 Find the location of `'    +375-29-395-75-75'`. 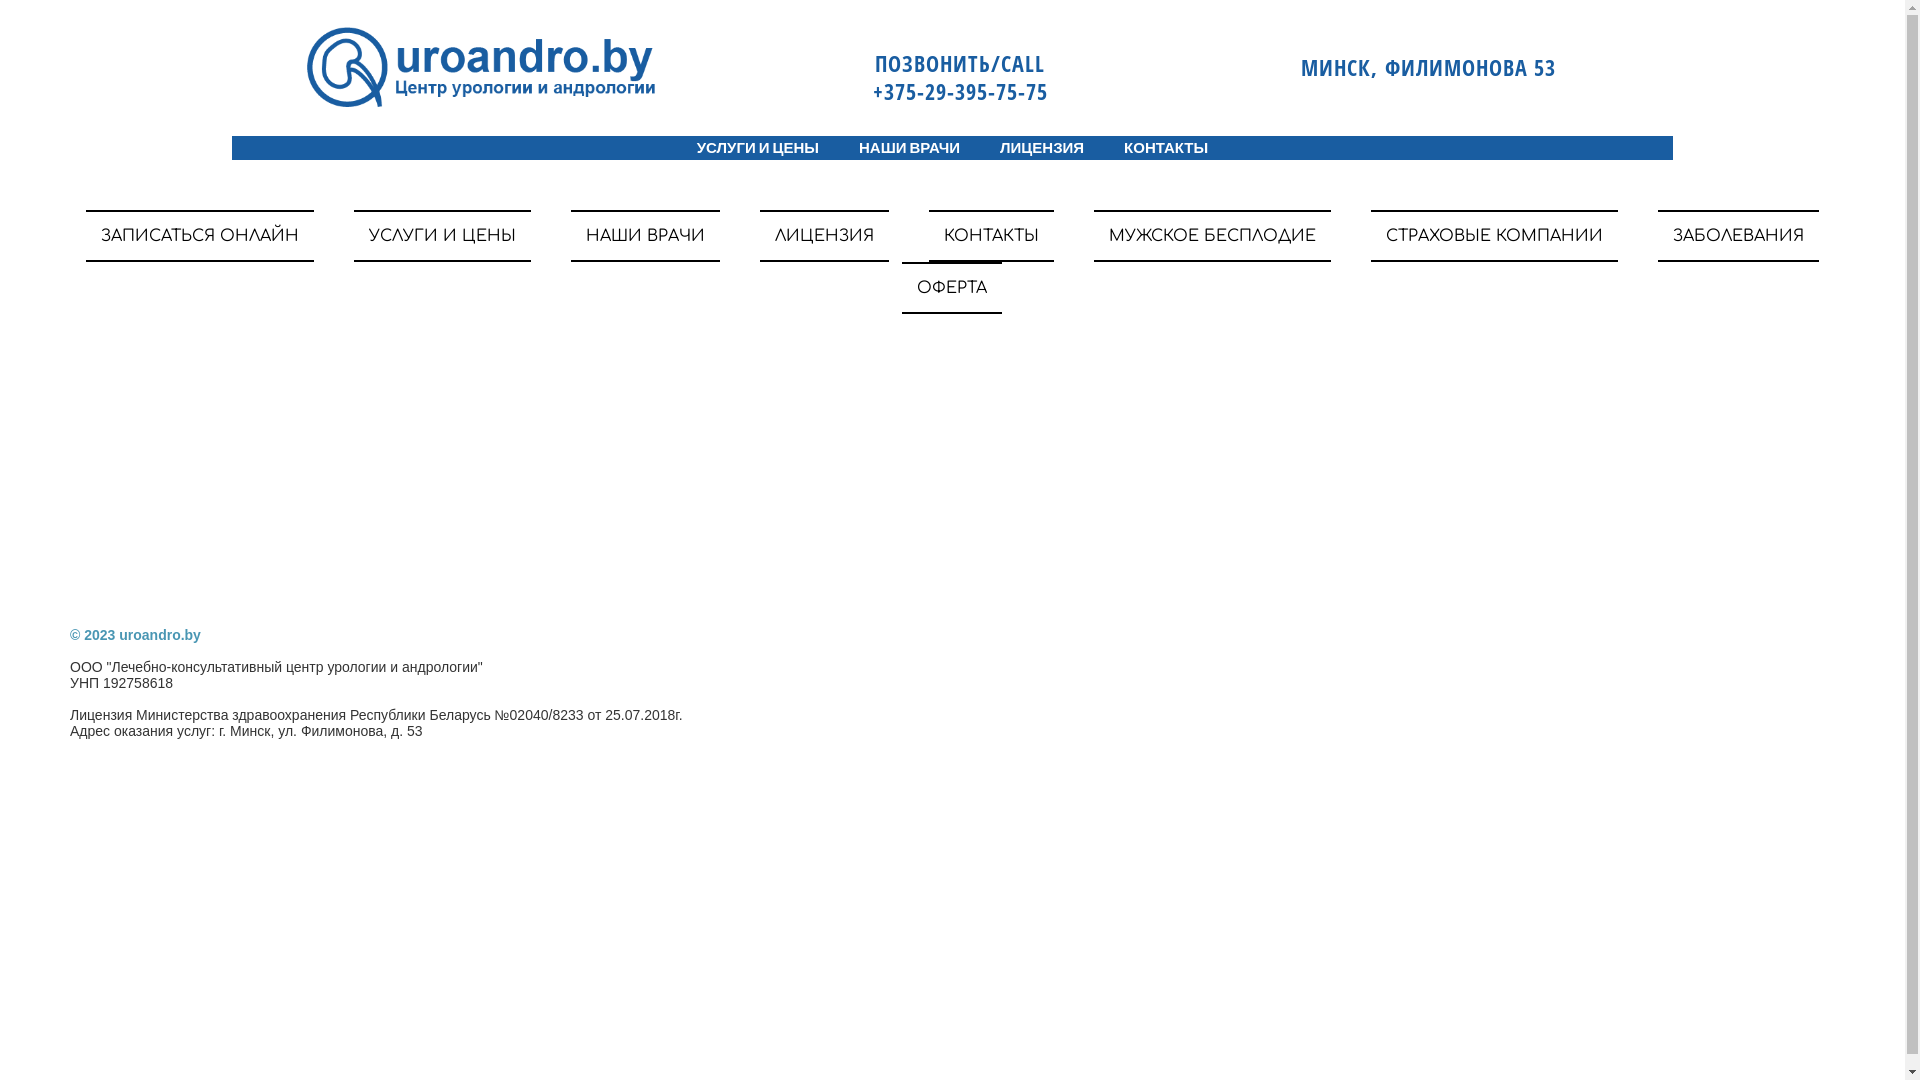

'    +375-29-395-75-75' is located at coordinates (946, 91).